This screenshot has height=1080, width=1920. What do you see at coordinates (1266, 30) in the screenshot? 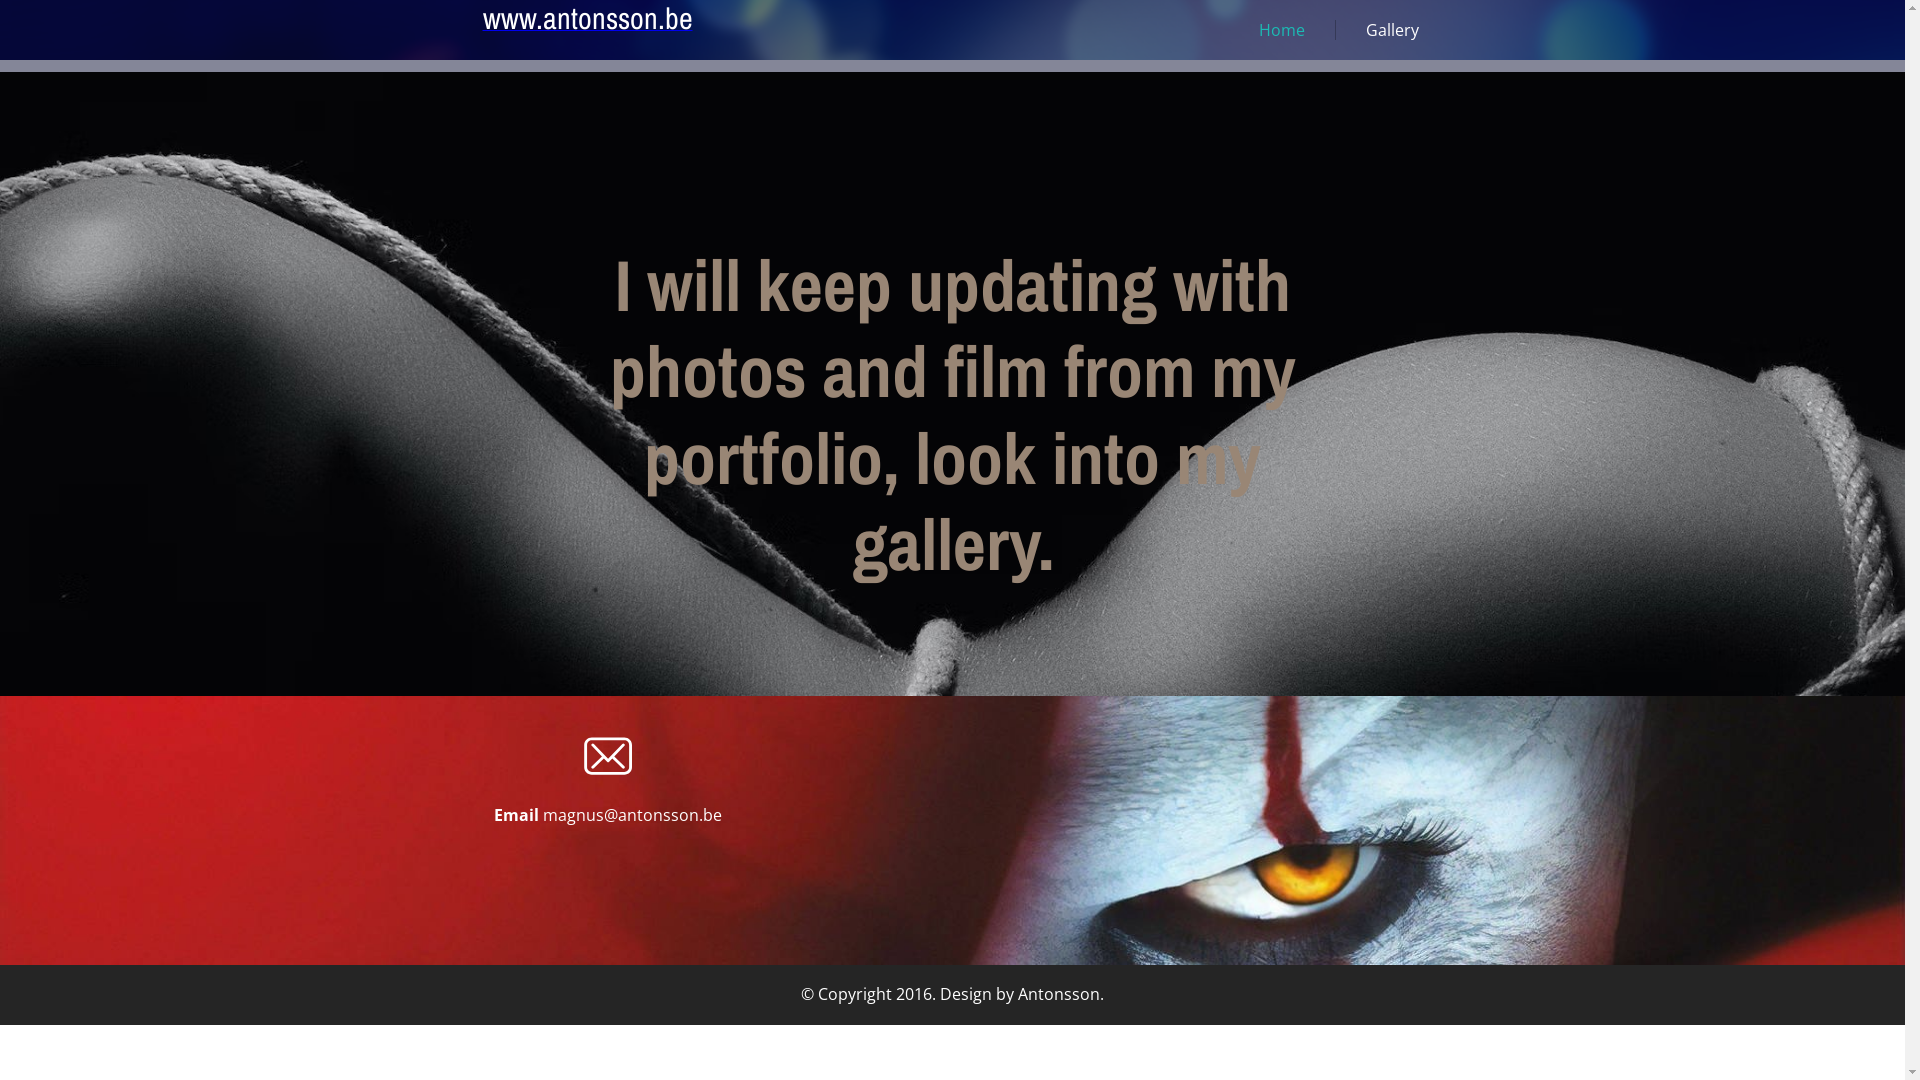
I see `'Home'` at bounding box center [1266, 30].